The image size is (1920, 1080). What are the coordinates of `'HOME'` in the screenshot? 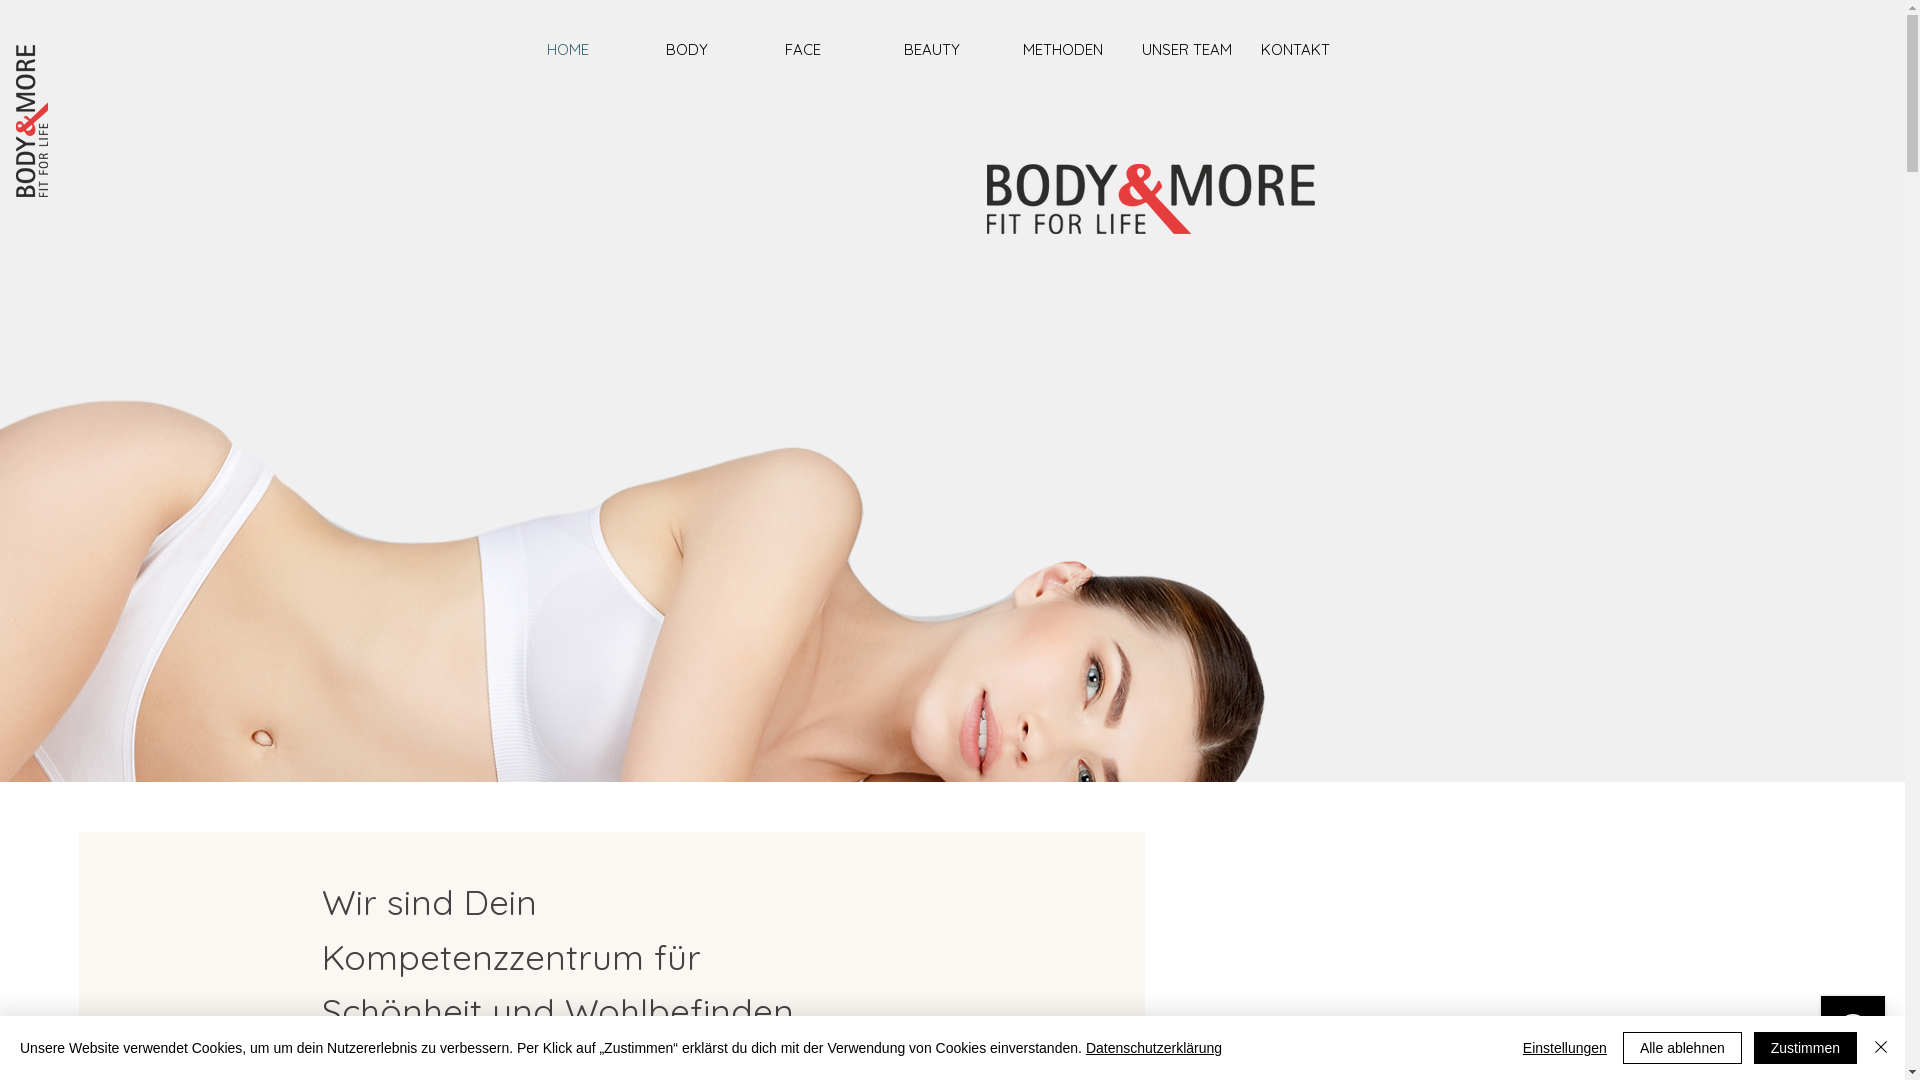 It's located at (594, 49).